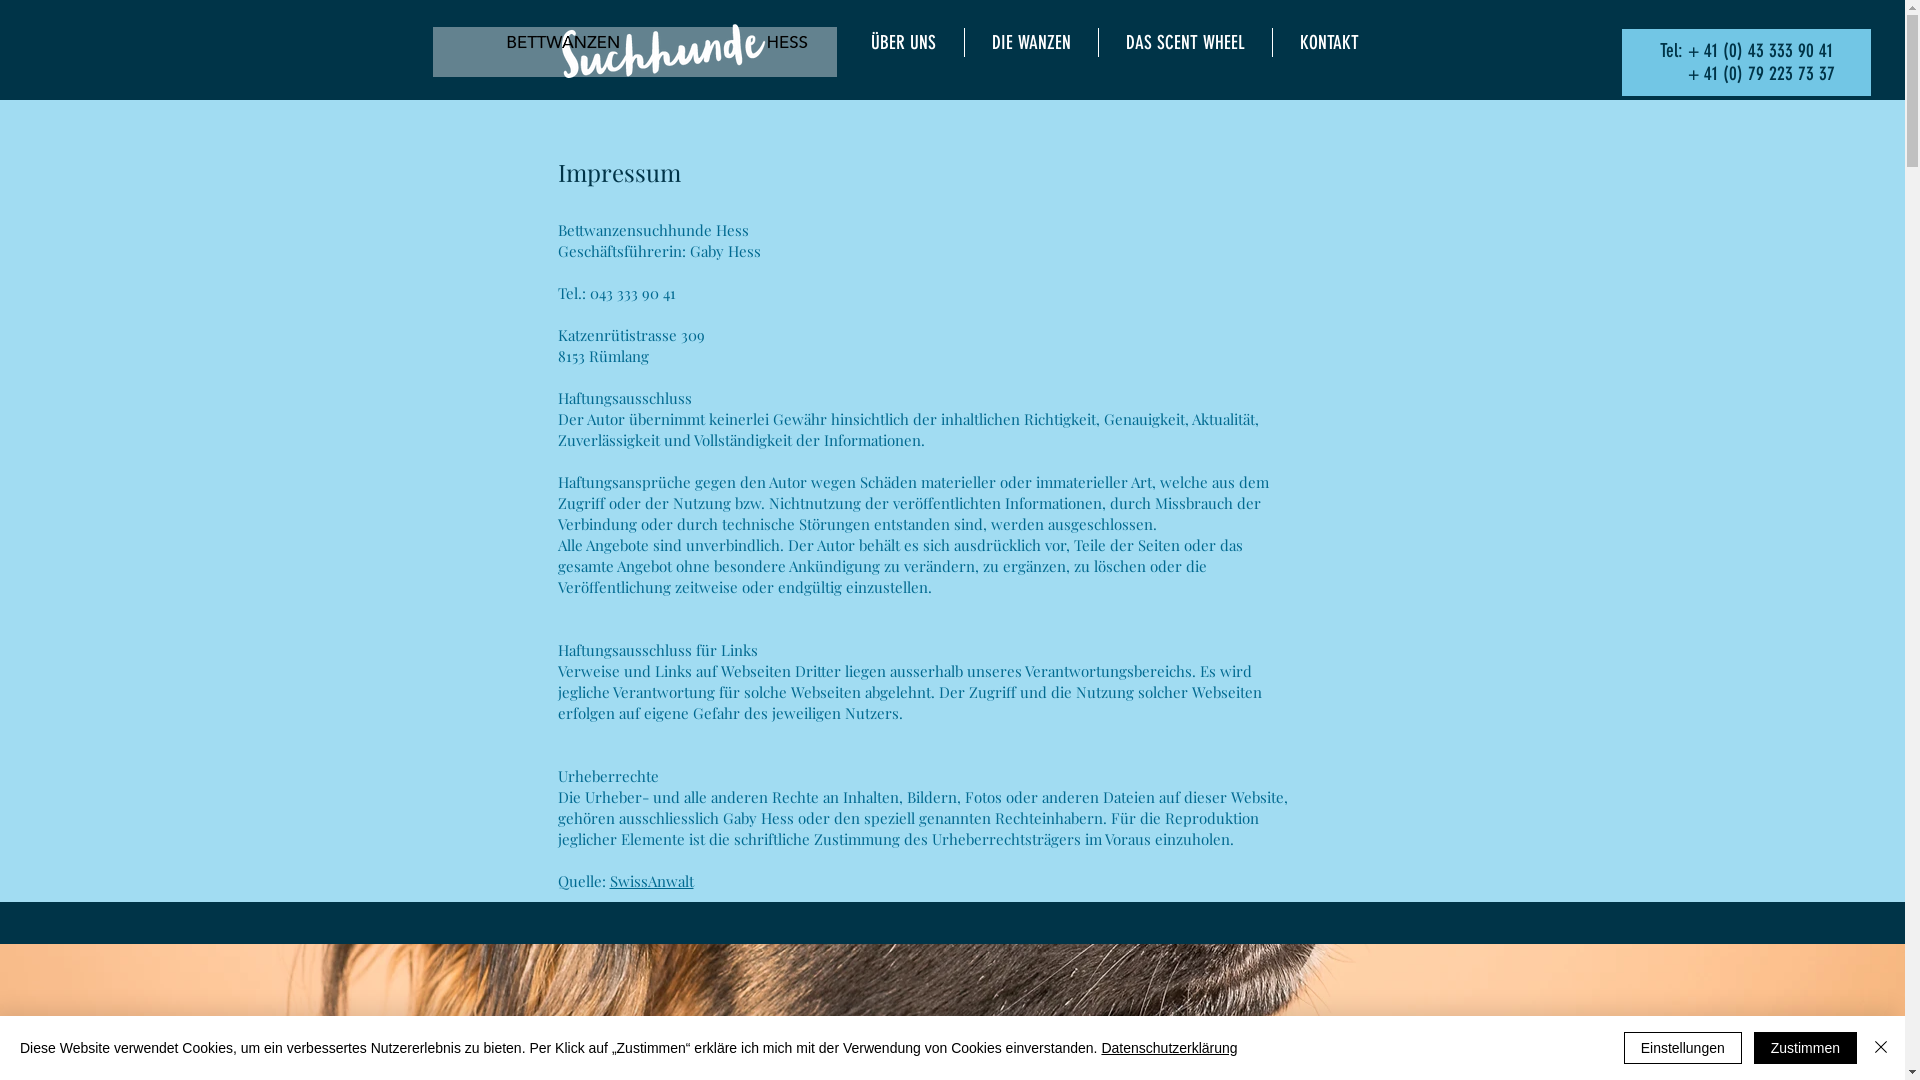 Image resolution: width=1920 pixels, height=1080 pixels. What do you see at coordinates (1184, 42) in the screenshot?
I see `'DAS SCENT WHEEL'` at bounding box center [1184, 42].